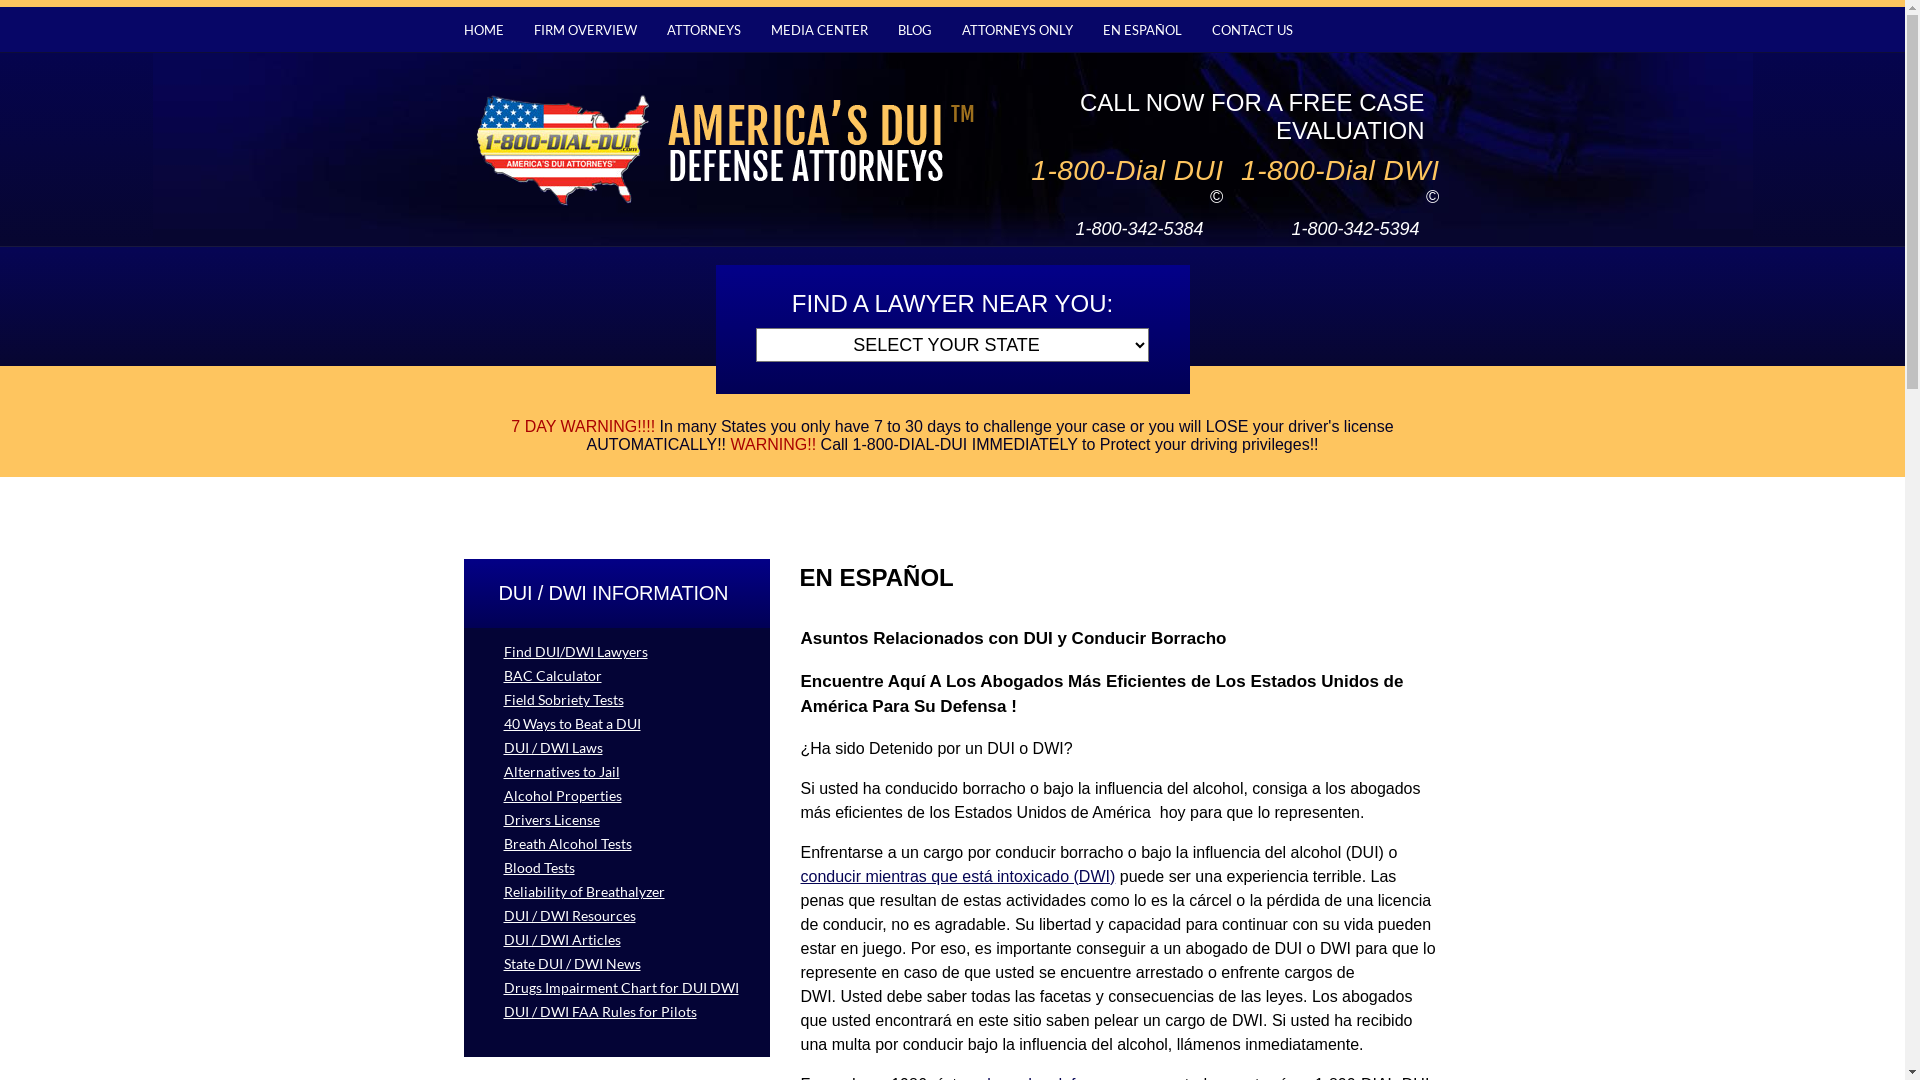 The height and width of the screenshot is (1080, 1920). Describe the element at coordinates (463, 939) in the screenshot. I see `'DUI / DWI Articles'` at that location.